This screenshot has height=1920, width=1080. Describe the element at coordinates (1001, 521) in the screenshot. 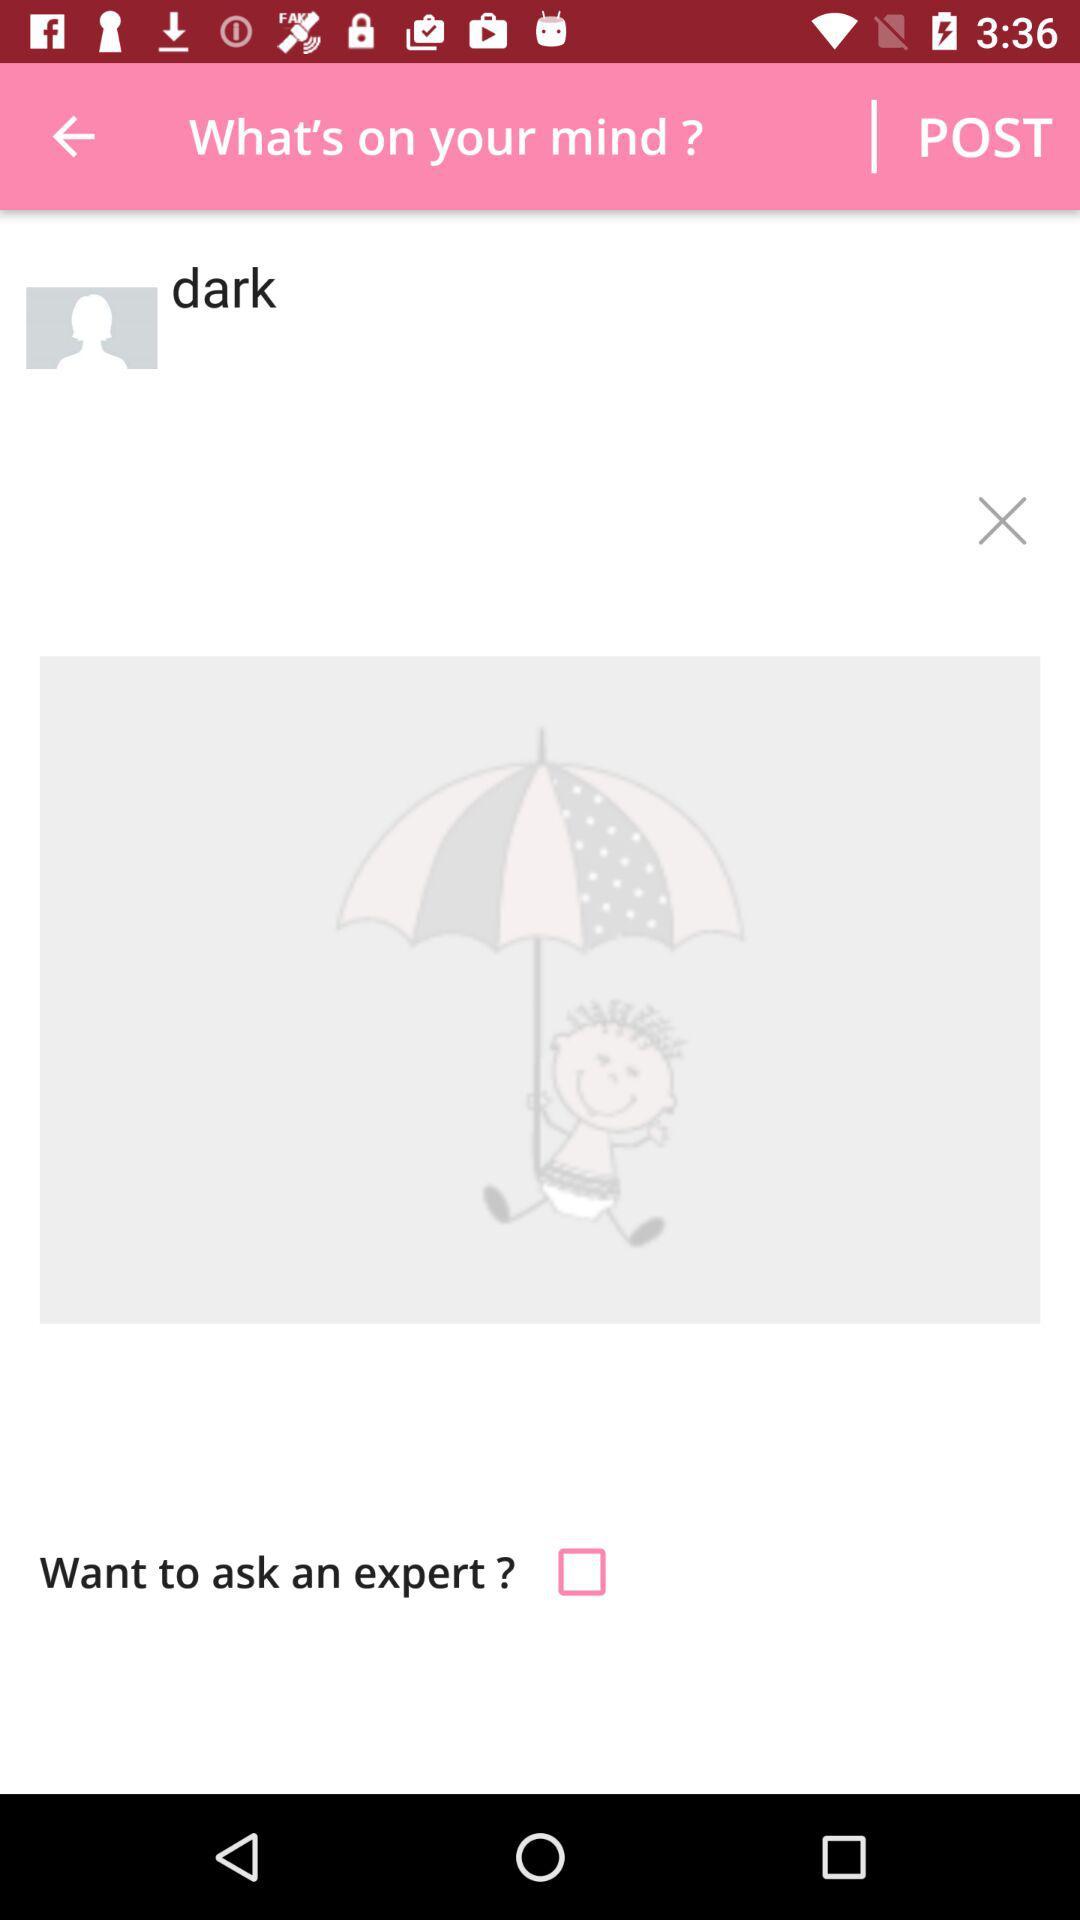

I see `the icon below the dark icon` at that location.